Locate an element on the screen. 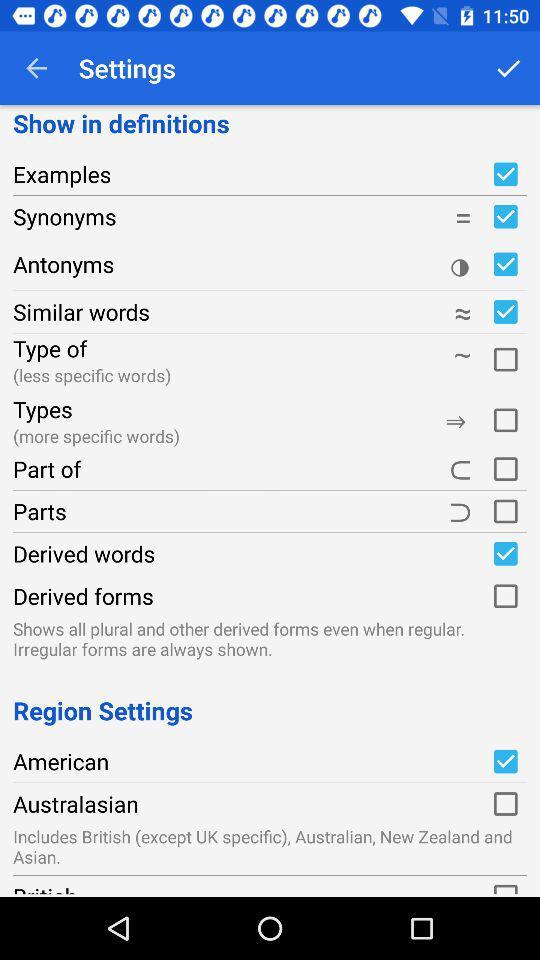 The width and height of the screenshot is (540, 960). switch specific word types is located at coordinates (504, 416).